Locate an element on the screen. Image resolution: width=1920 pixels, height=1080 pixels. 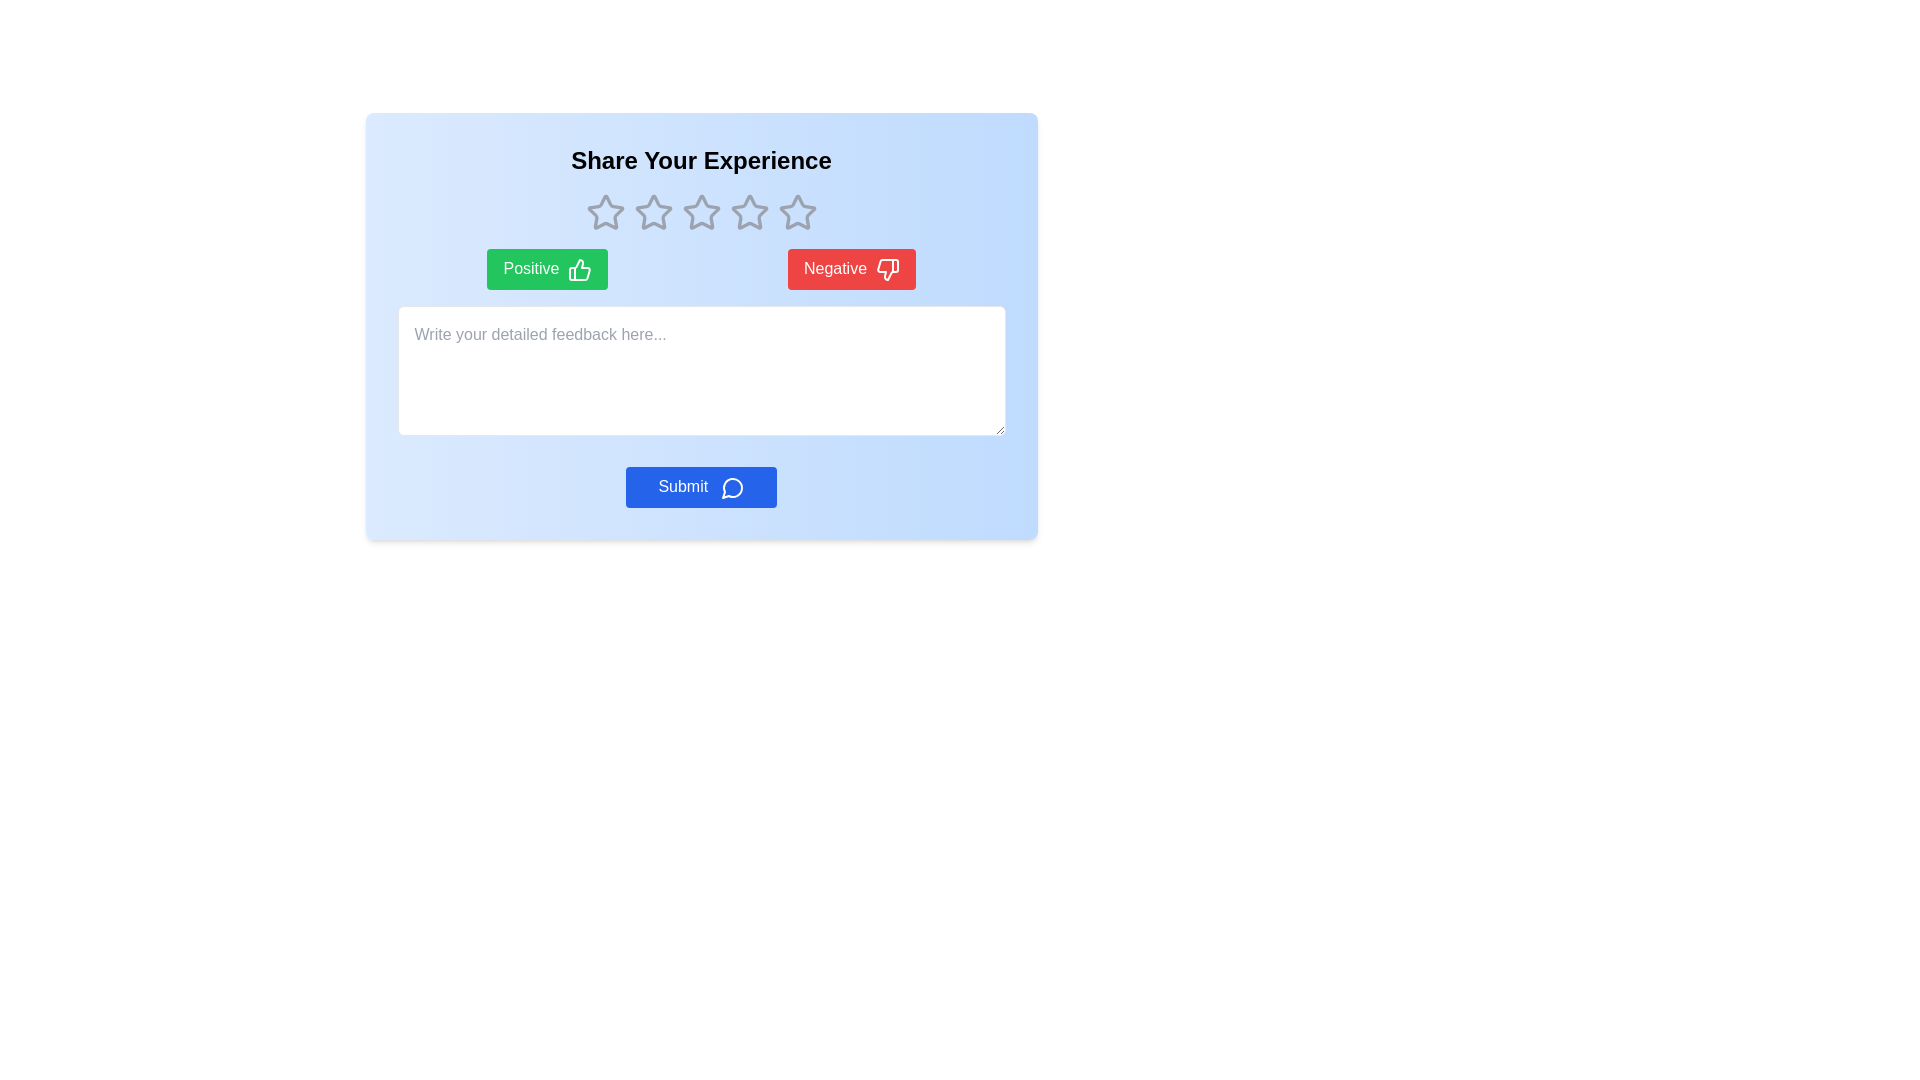
the third star-shaped icon in the rating component under 'Share Your Experience' is located at coordinates (653, 212).